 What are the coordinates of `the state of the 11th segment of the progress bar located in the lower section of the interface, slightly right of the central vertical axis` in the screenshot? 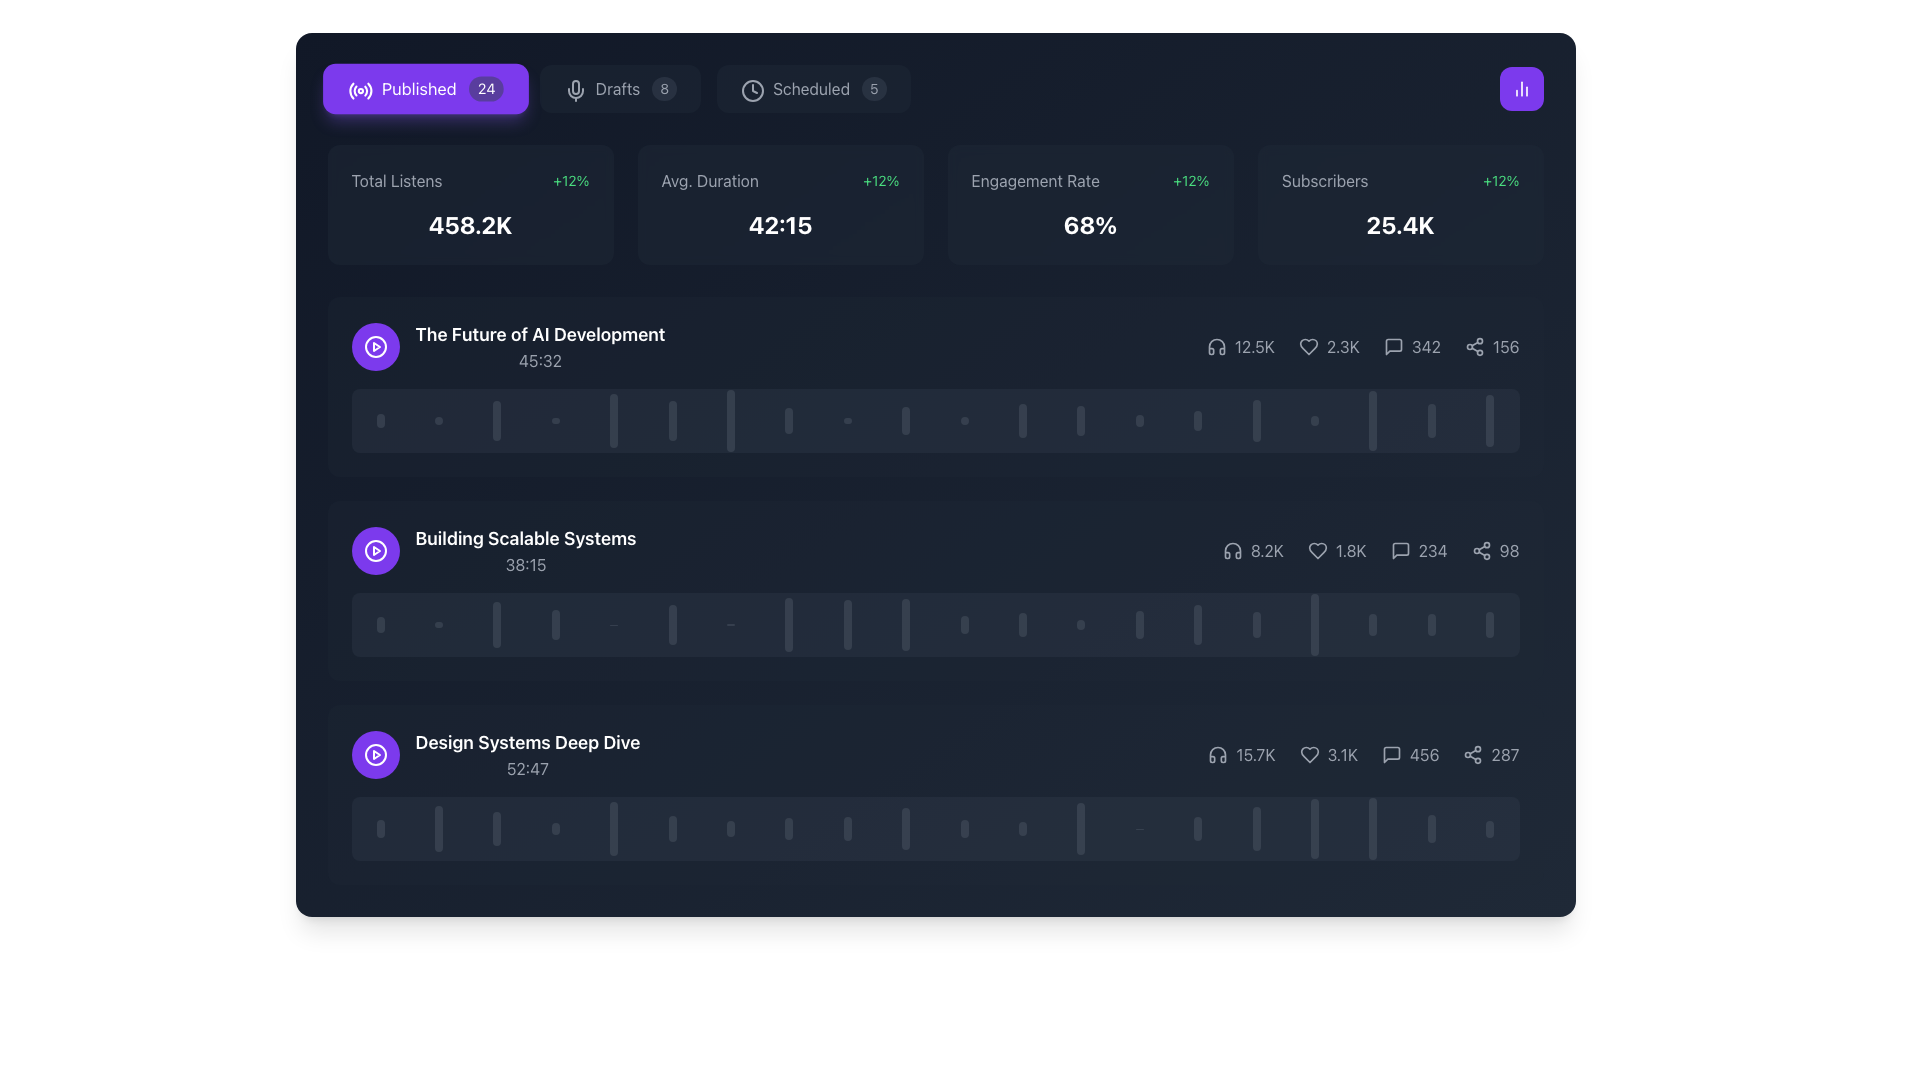 It's located at (964, 829).